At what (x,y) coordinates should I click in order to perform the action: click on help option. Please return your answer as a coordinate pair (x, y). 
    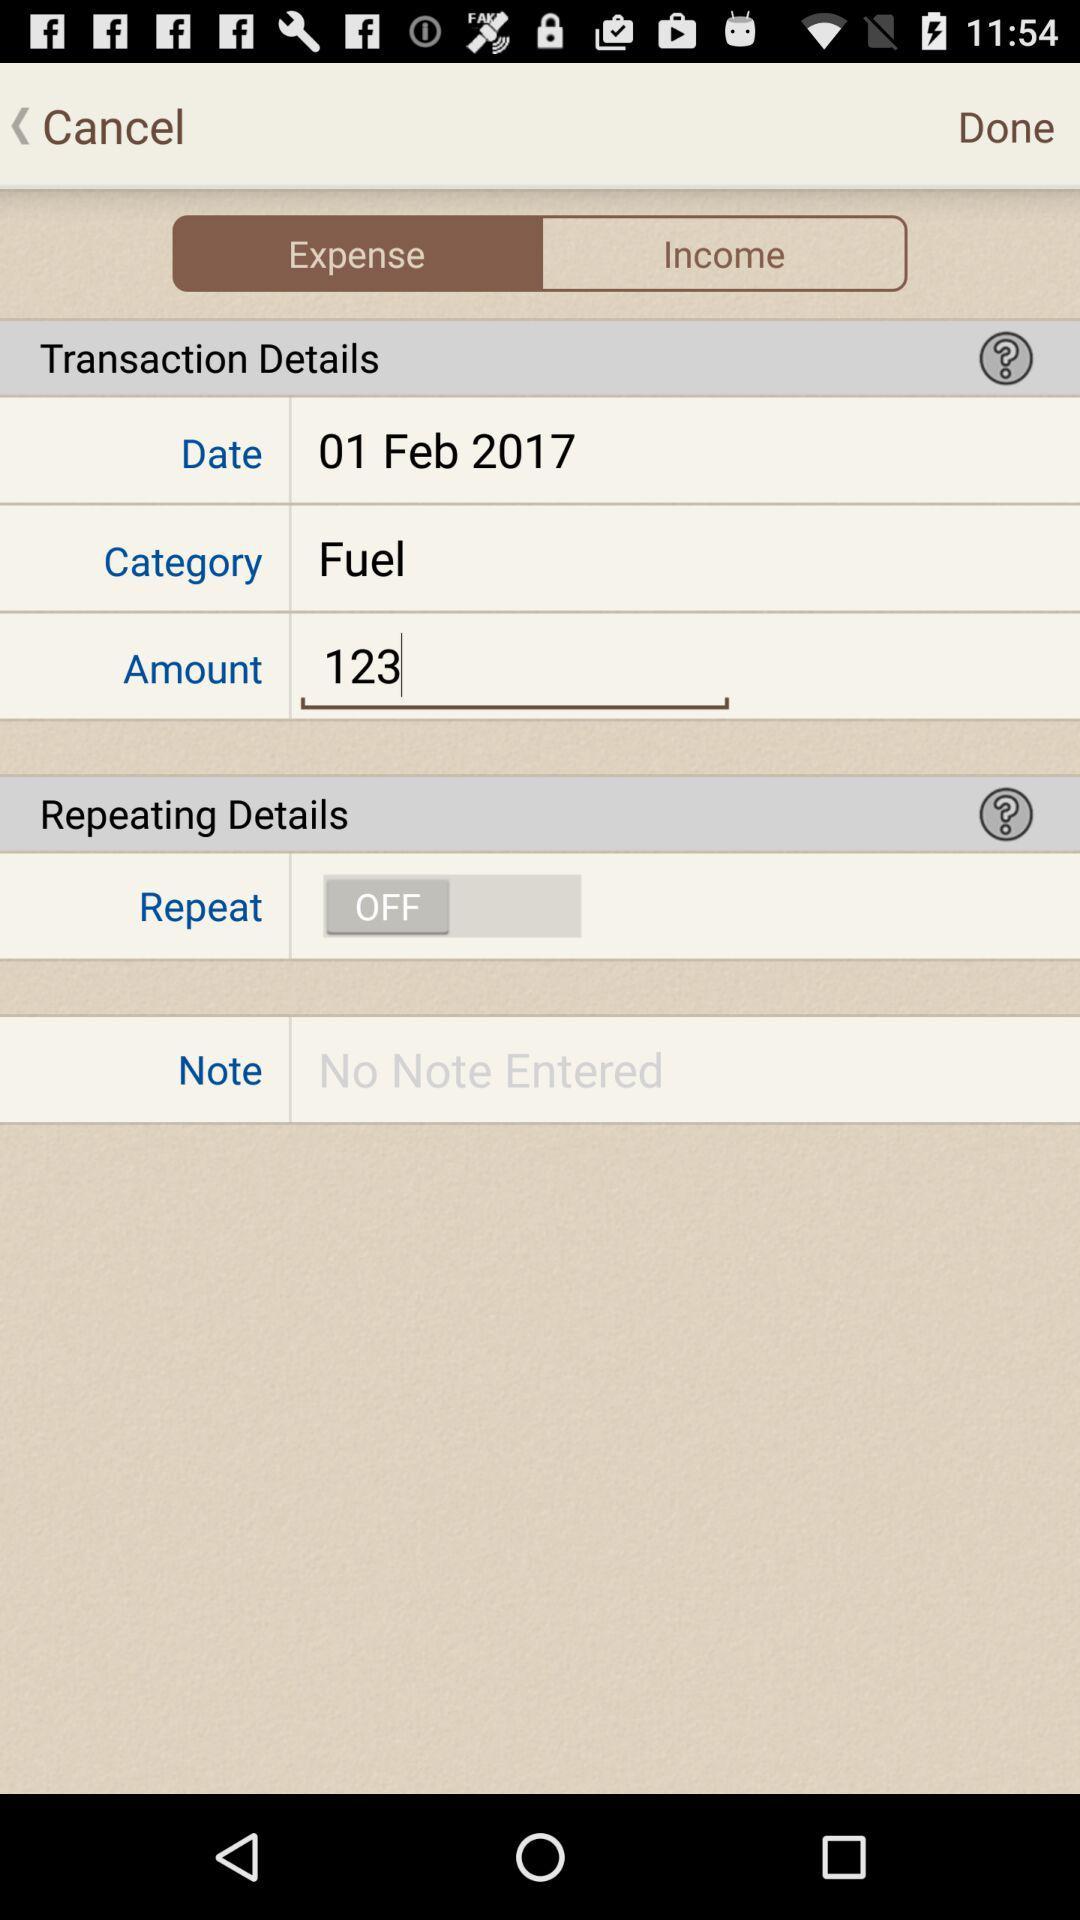
    Looking at the image, I should click on (1006, 813).